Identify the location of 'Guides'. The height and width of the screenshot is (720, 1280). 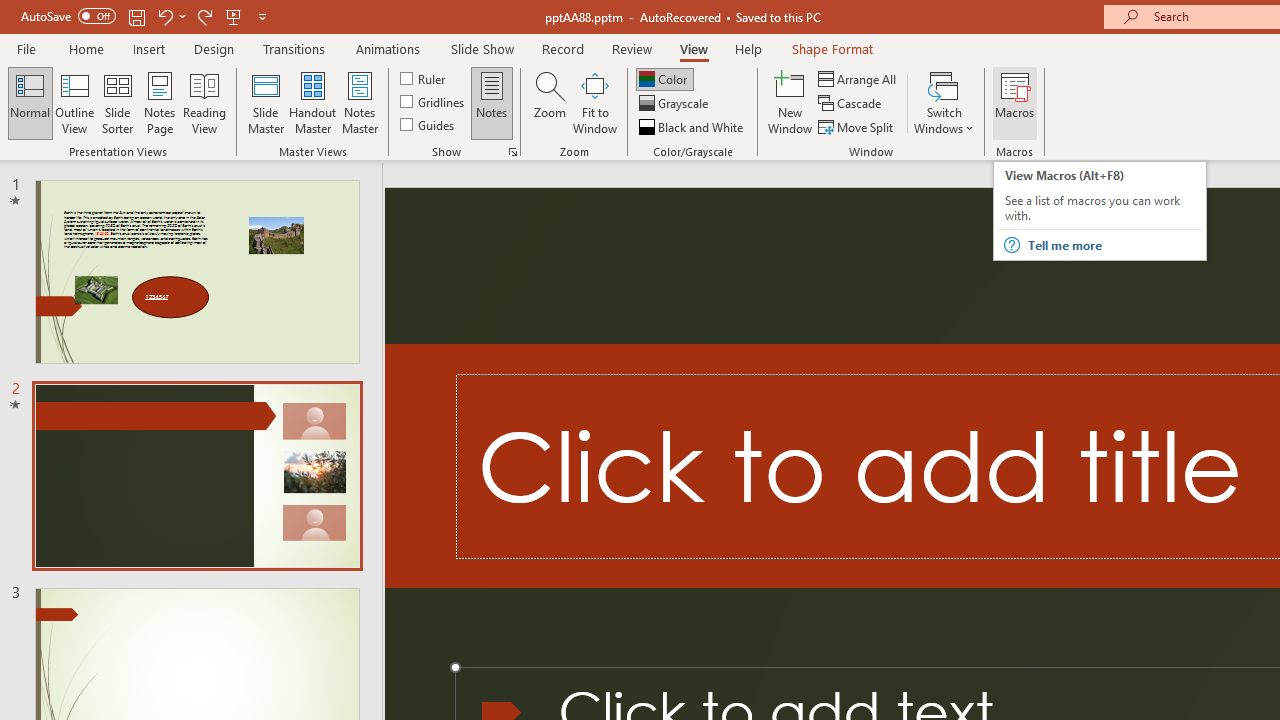
(427, 124).